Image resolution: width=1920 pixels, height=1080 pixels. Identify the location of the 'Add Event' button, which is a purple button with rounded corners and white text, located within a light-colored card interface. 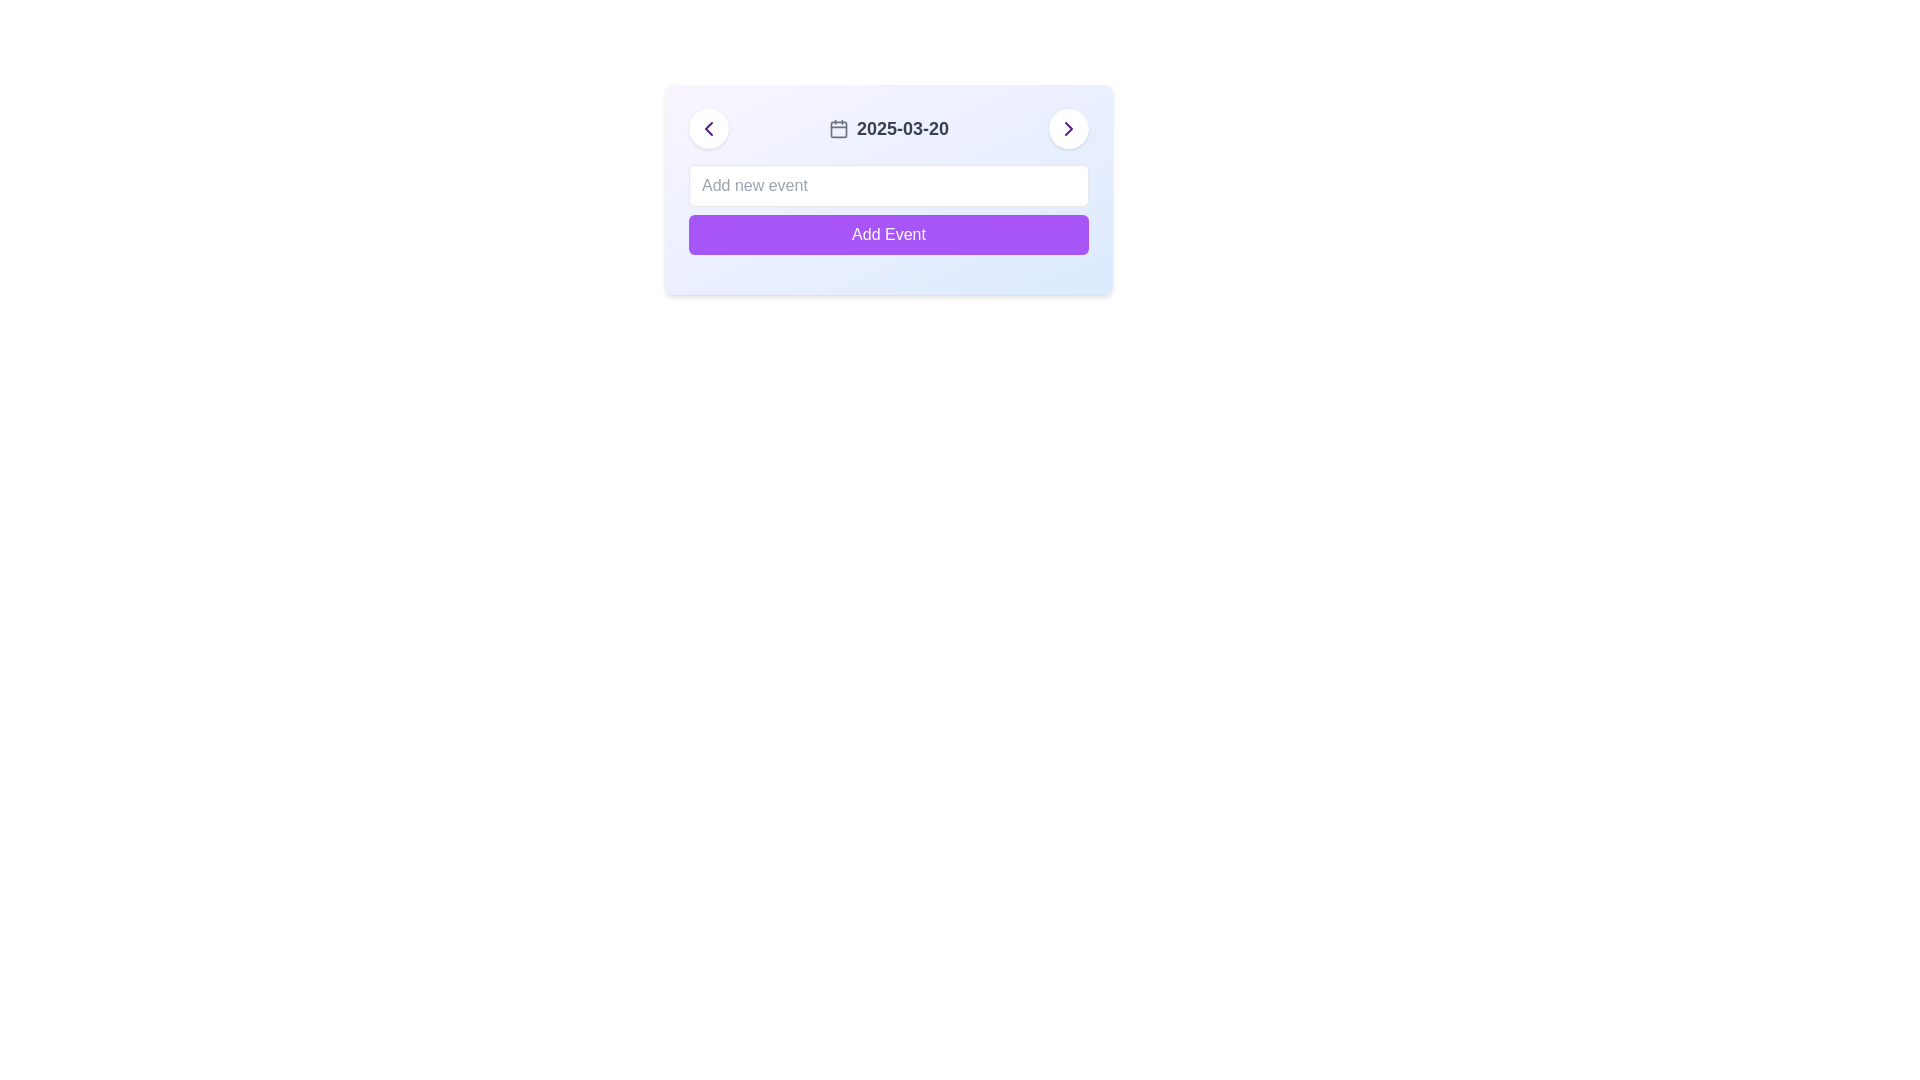
(887, 209).